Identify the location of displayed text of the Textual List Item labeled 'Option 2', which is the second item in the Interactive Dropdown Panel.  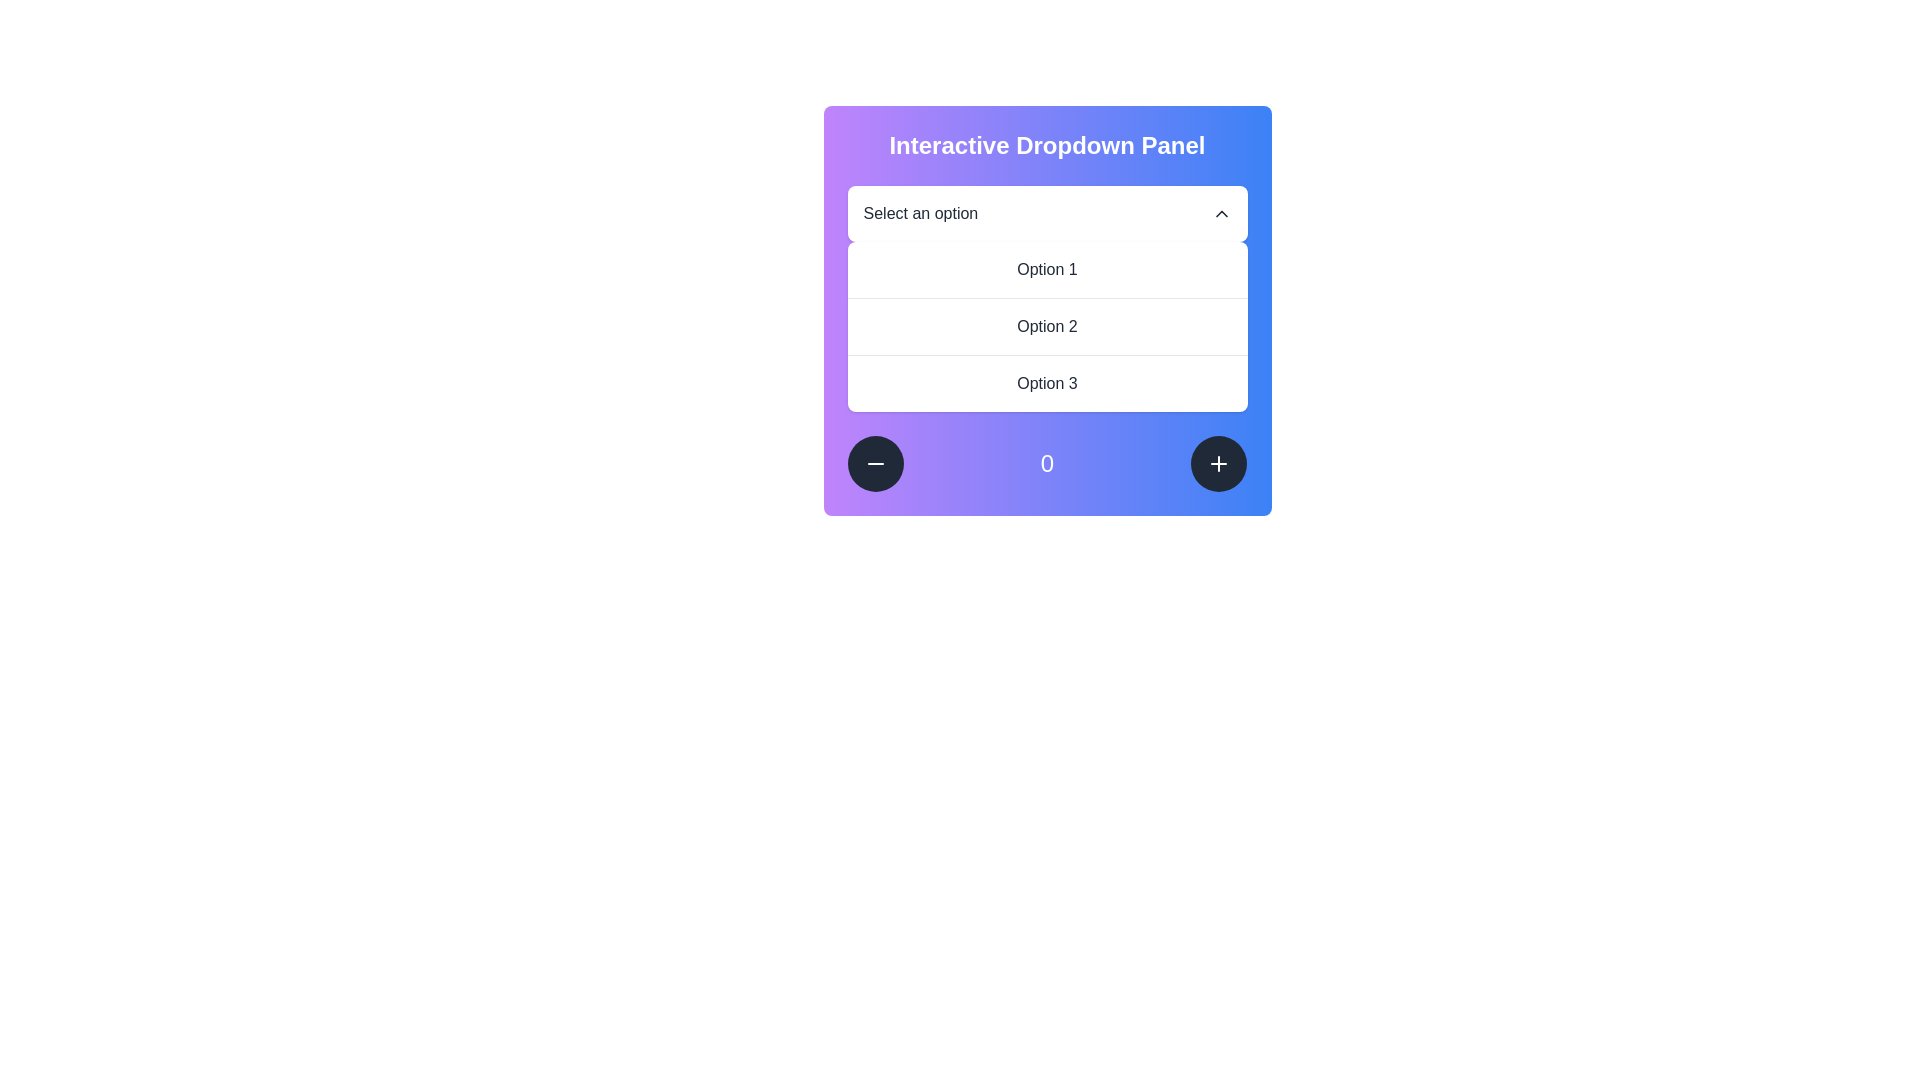
(1046, 325).